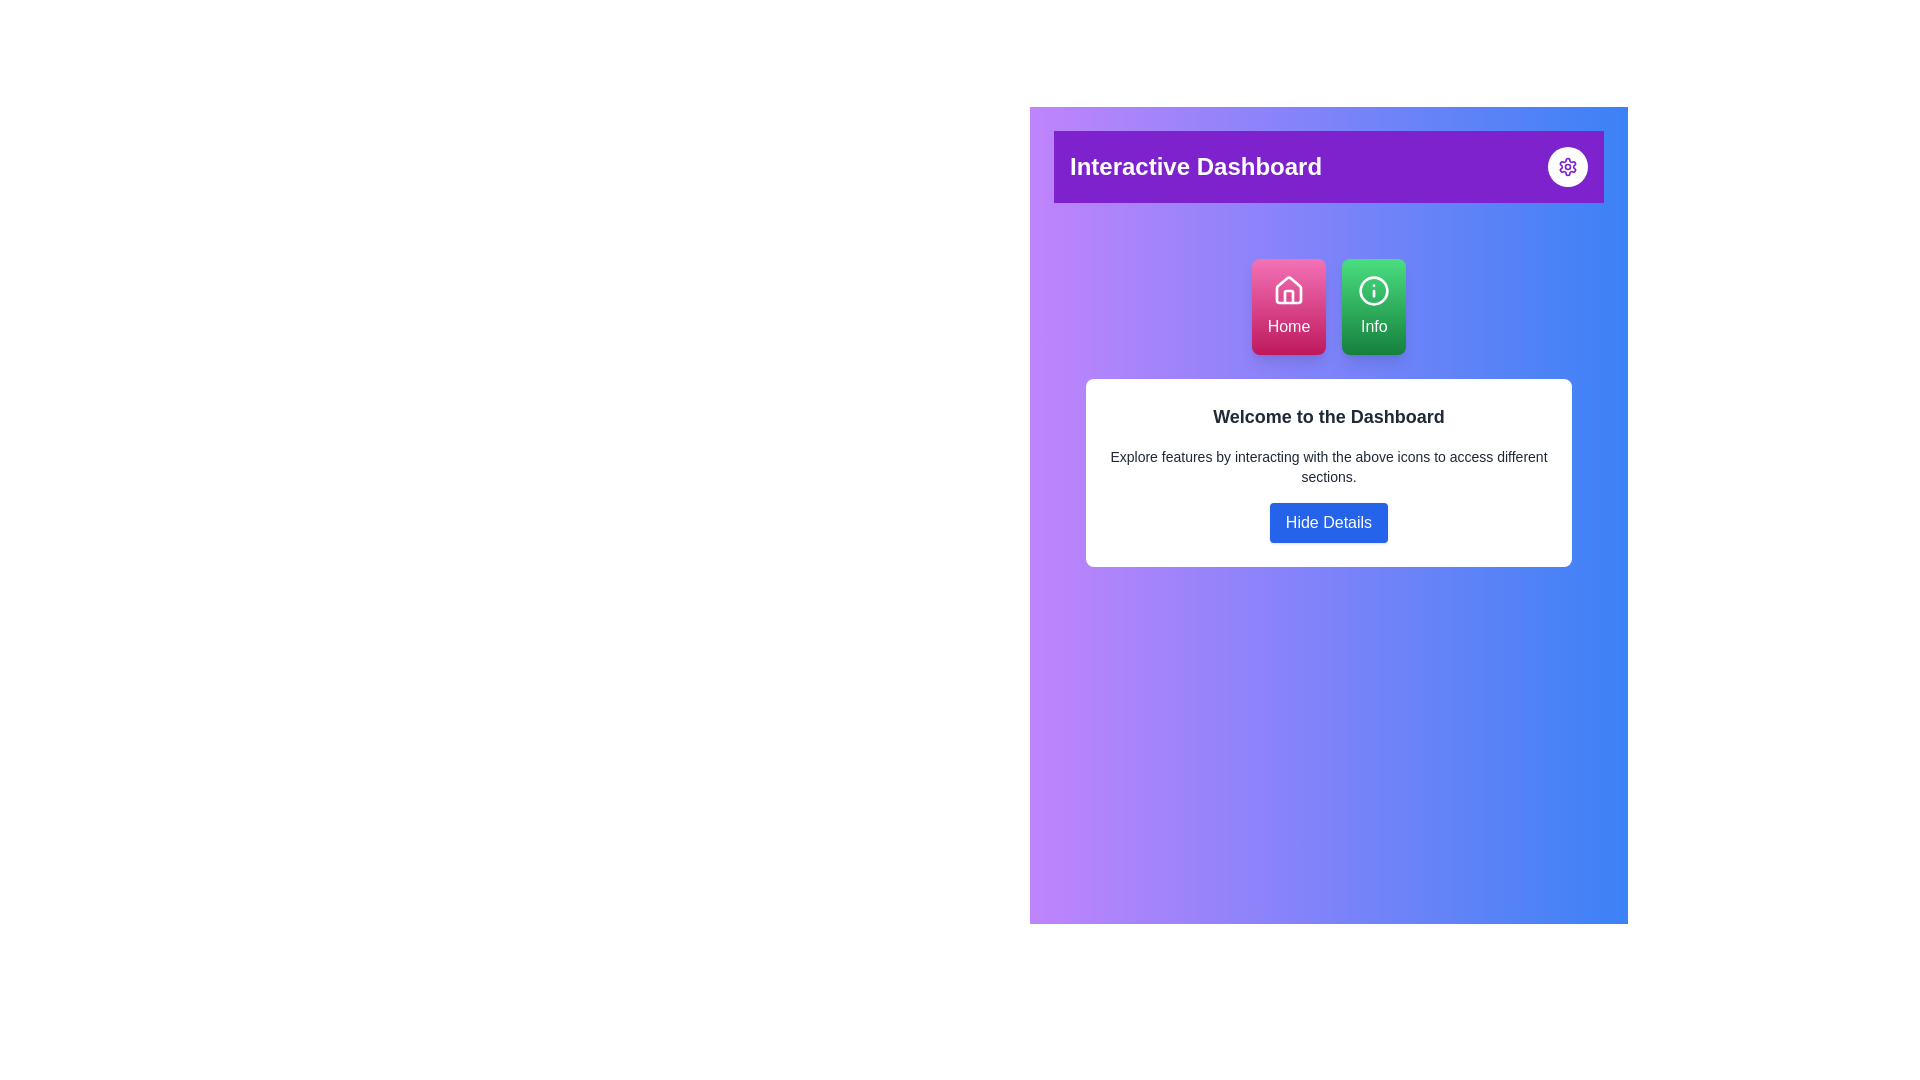 The height and width of the screenshot is (1080, 1920). I want to click on the guidance text element located below the title 'Welcome to the Dashboard' and above the 'Hide Details' button, so click(1329, 466).